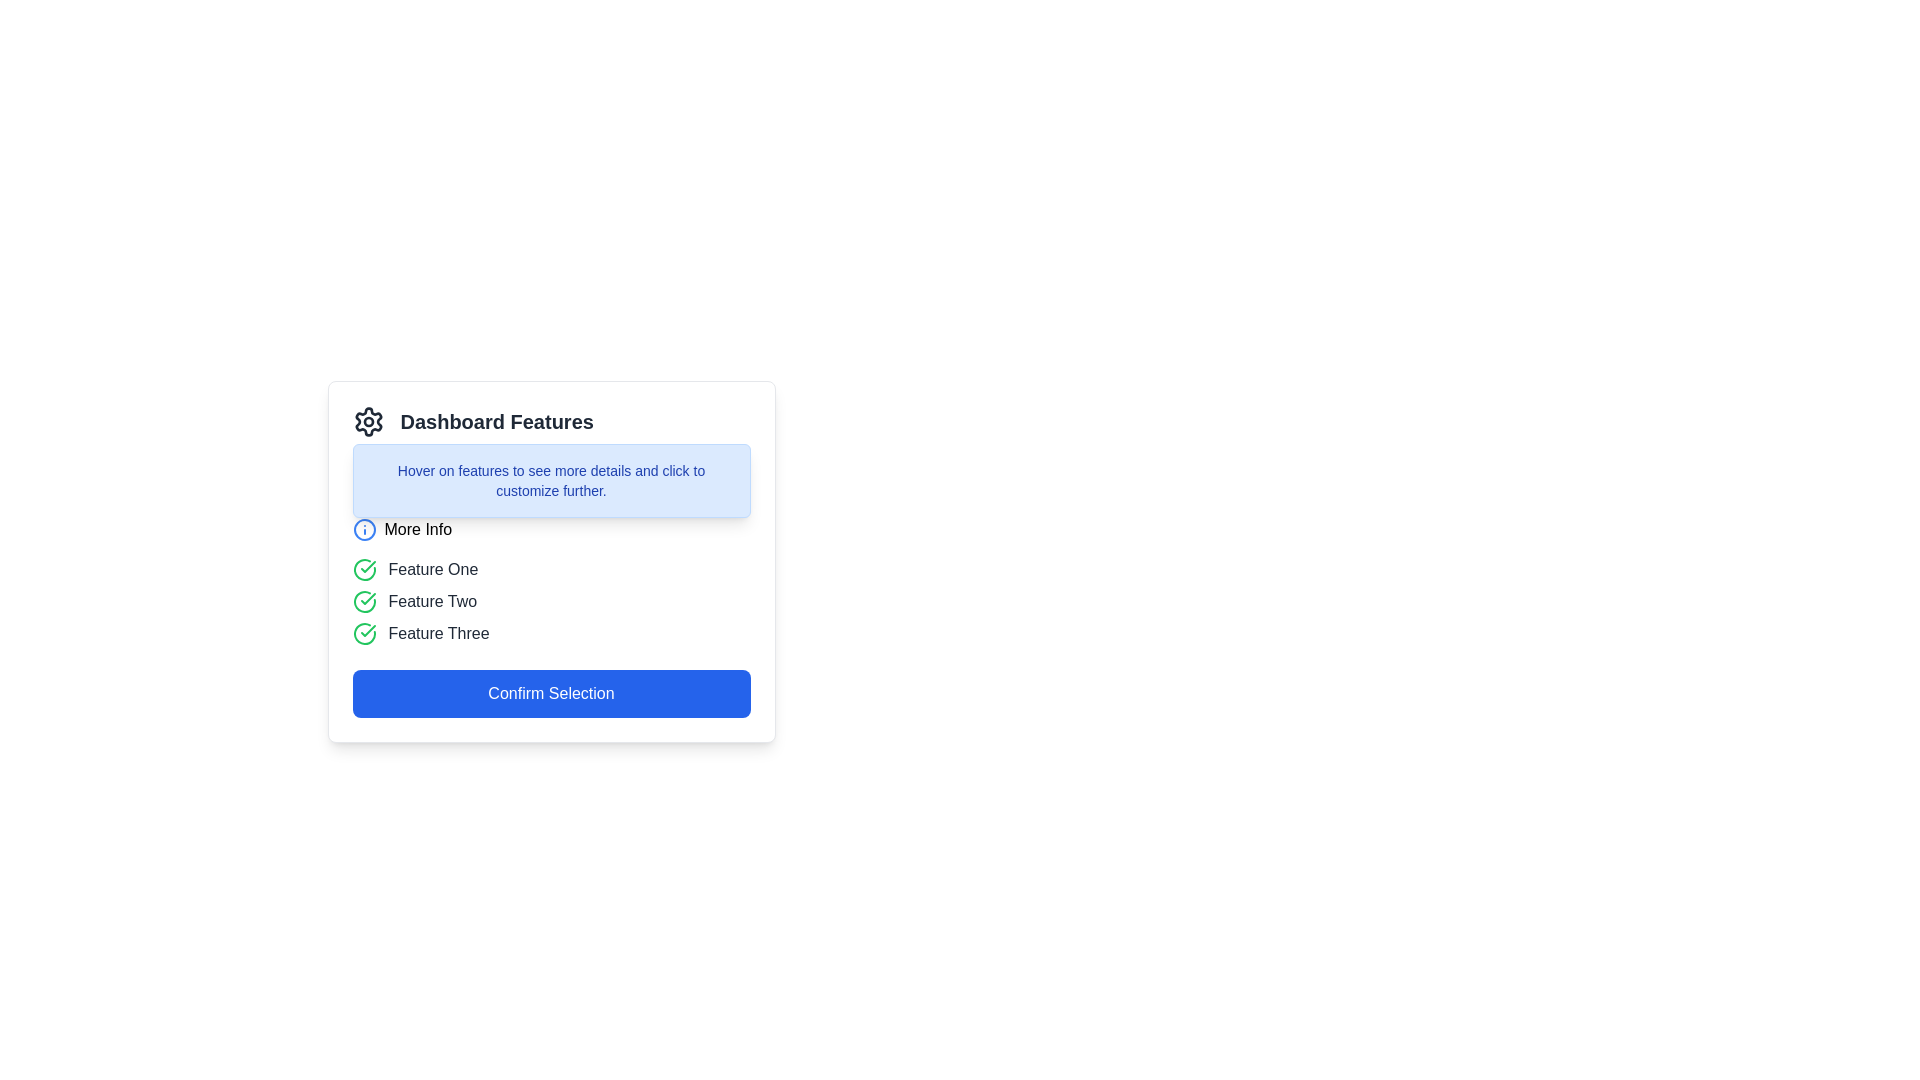 Image resolution: width=1920 pixels, height=1080 pixels. I want to click on the circular icon indicating that 'Feature One' is enabled or selected, so click(364, 570).